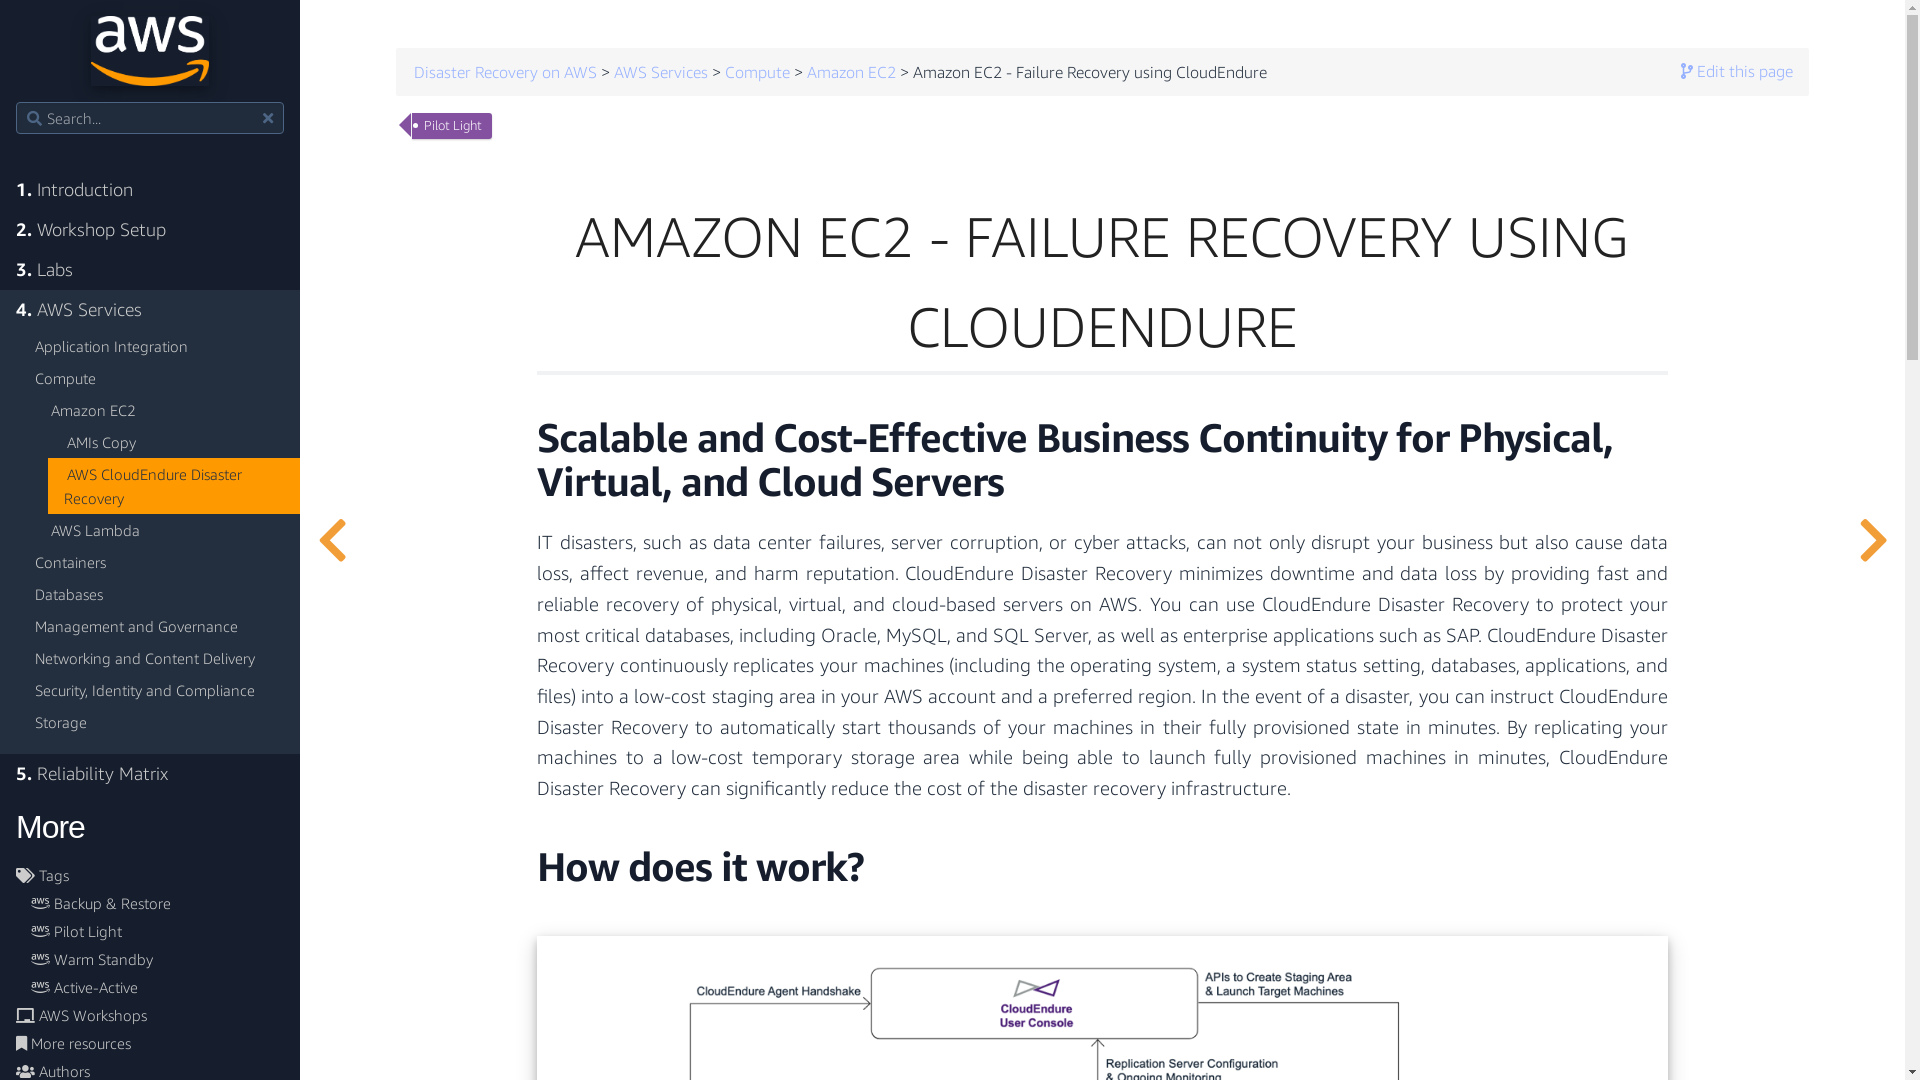 The height and width of the screenshot is (1080, 1920). I want to click on 'Go home', so click(148, 49).